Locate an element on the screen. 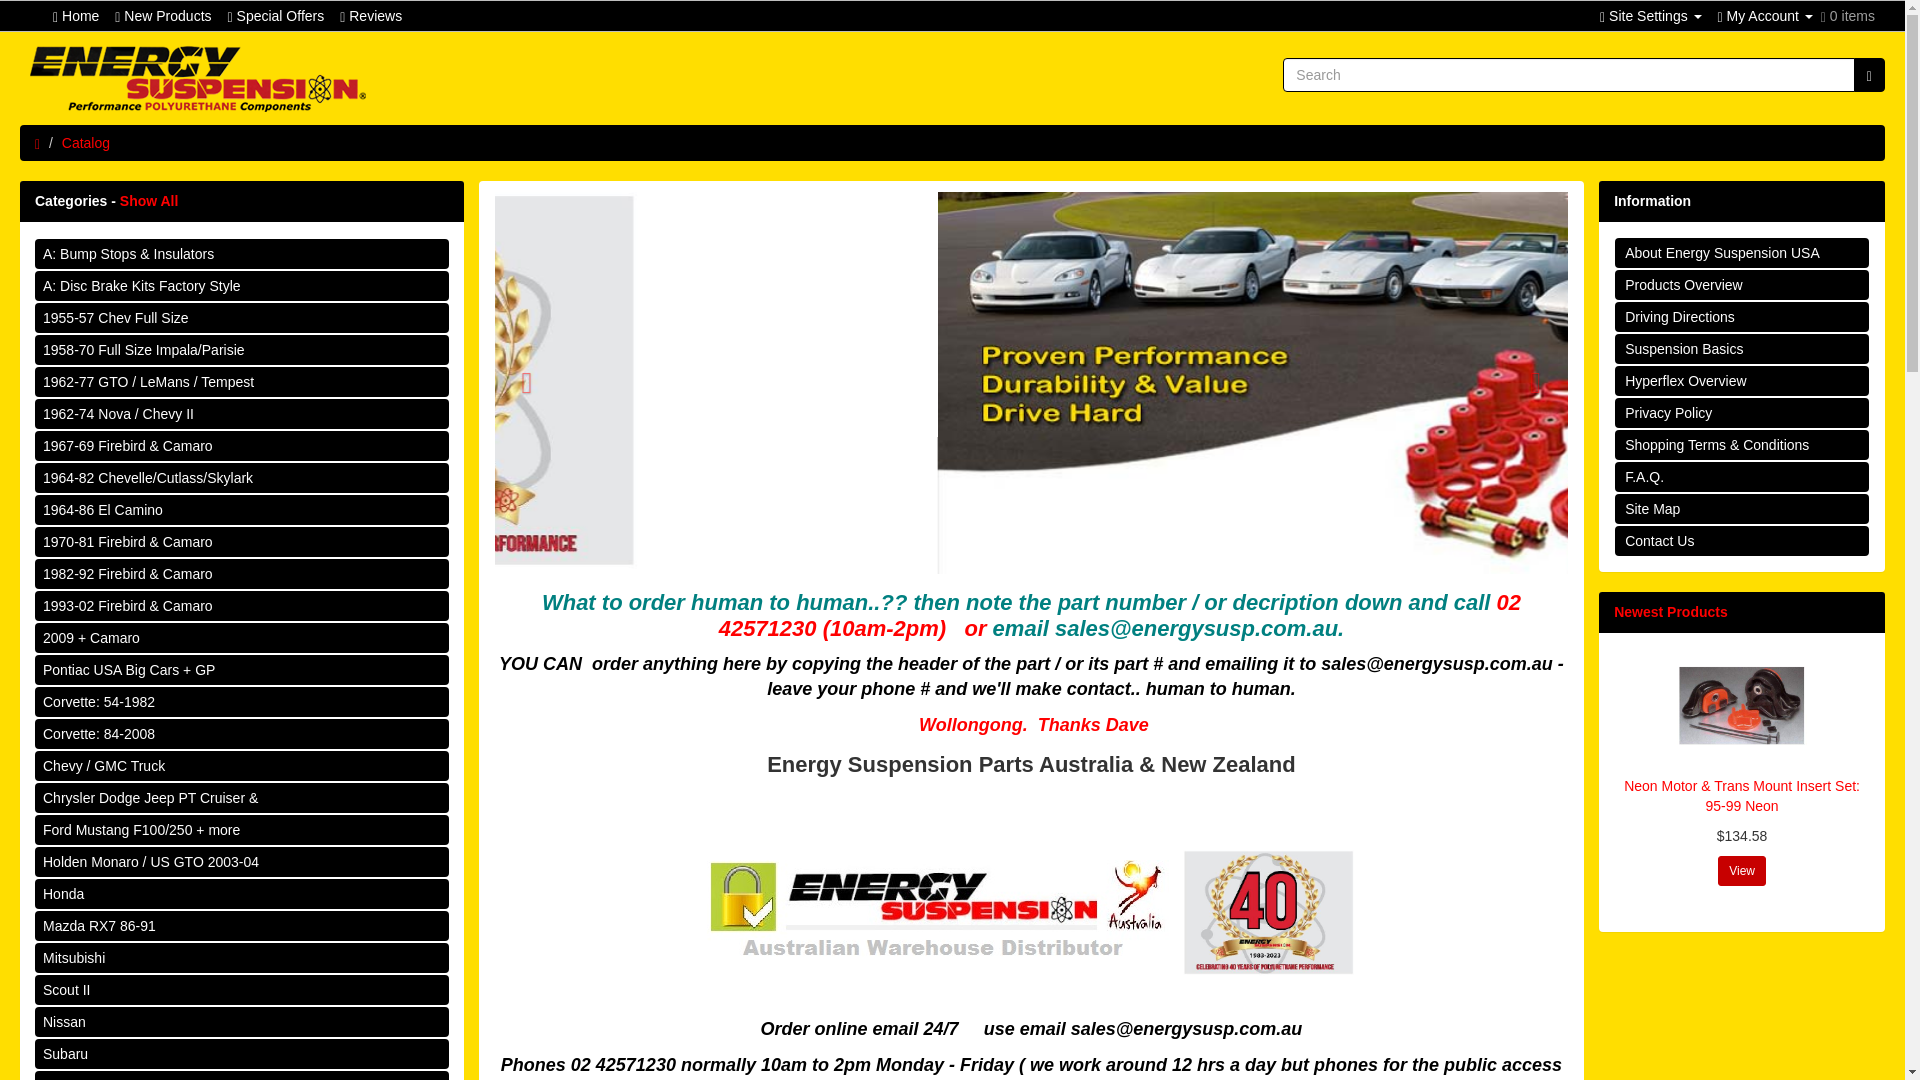  'Nissan' is located at coordinates (34, 1022).